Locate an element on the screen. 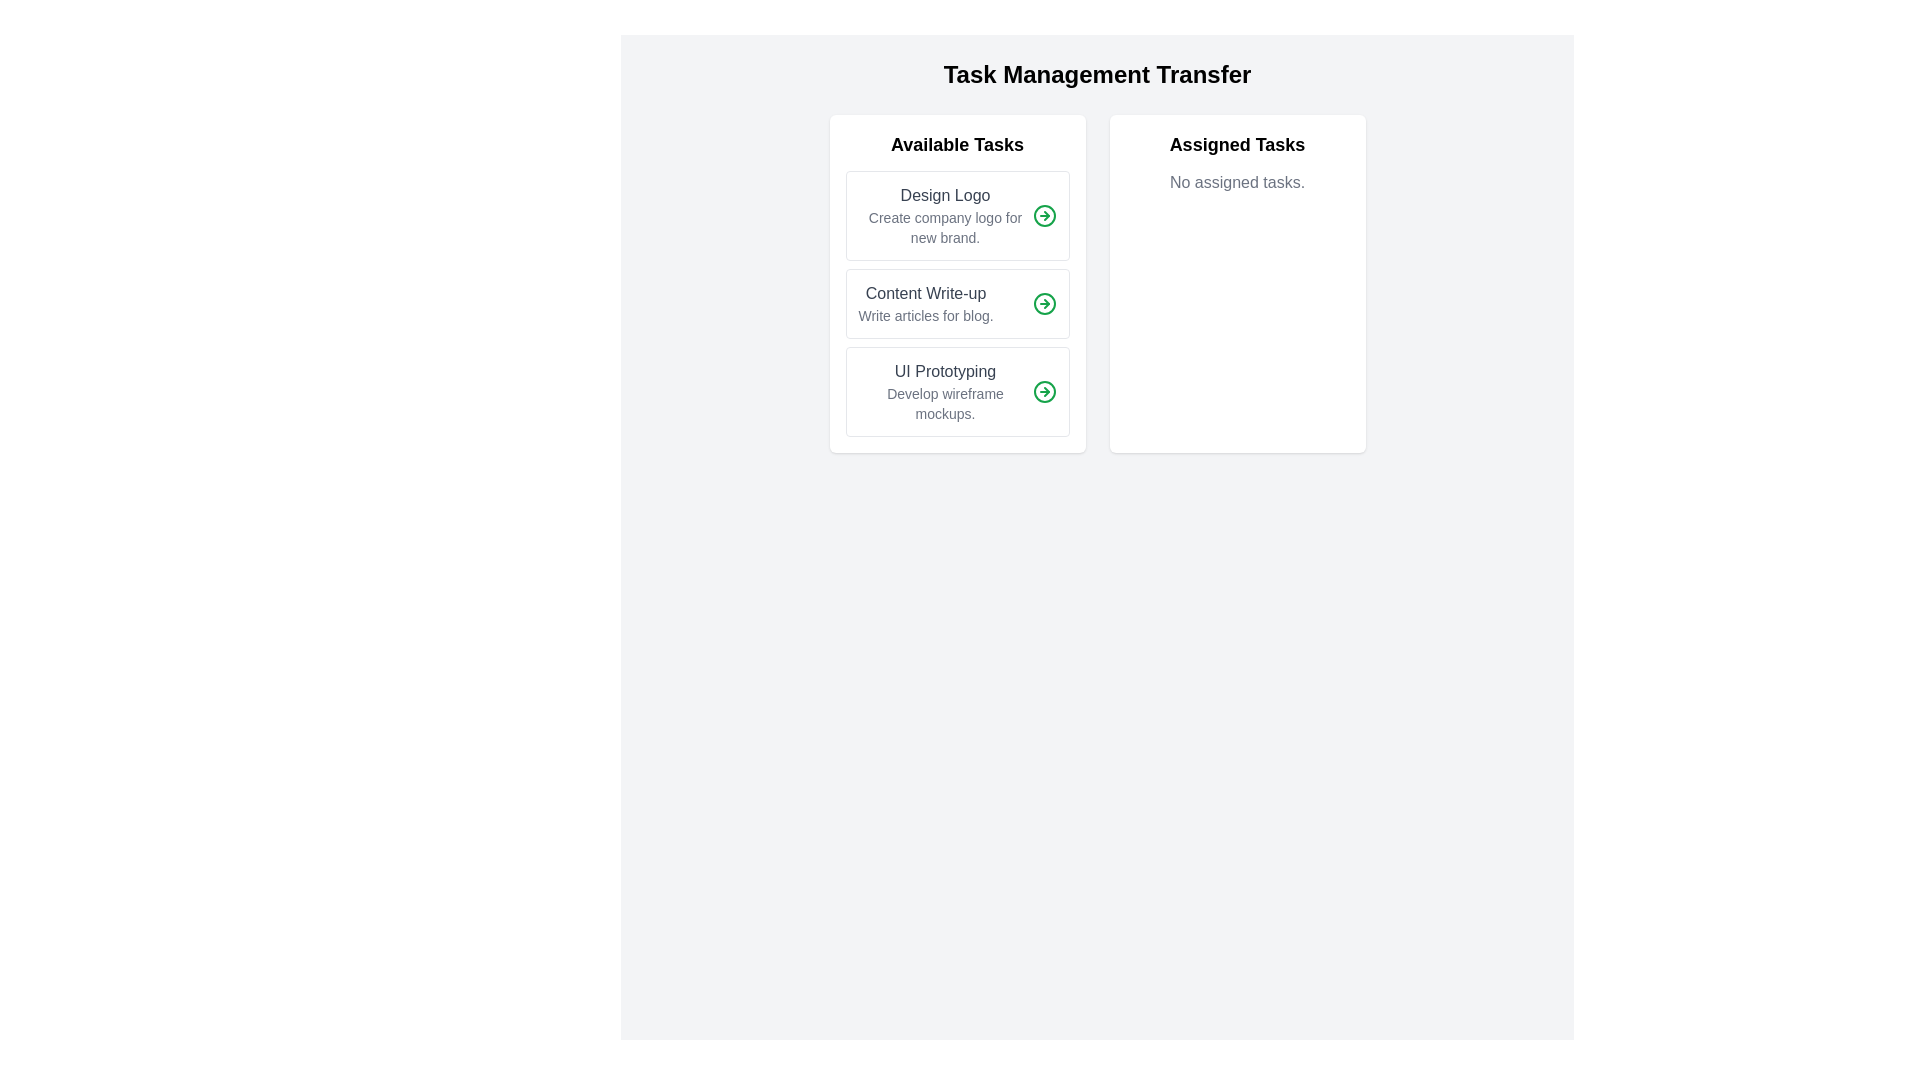 This screenshot has height=1080, width=1920. the SVG Circle located on the right-hand side of the bottom-most task card in the 'Available Tasks' section, associated with the 'UI Prototyping' task is located at coordinates (1043, 392).